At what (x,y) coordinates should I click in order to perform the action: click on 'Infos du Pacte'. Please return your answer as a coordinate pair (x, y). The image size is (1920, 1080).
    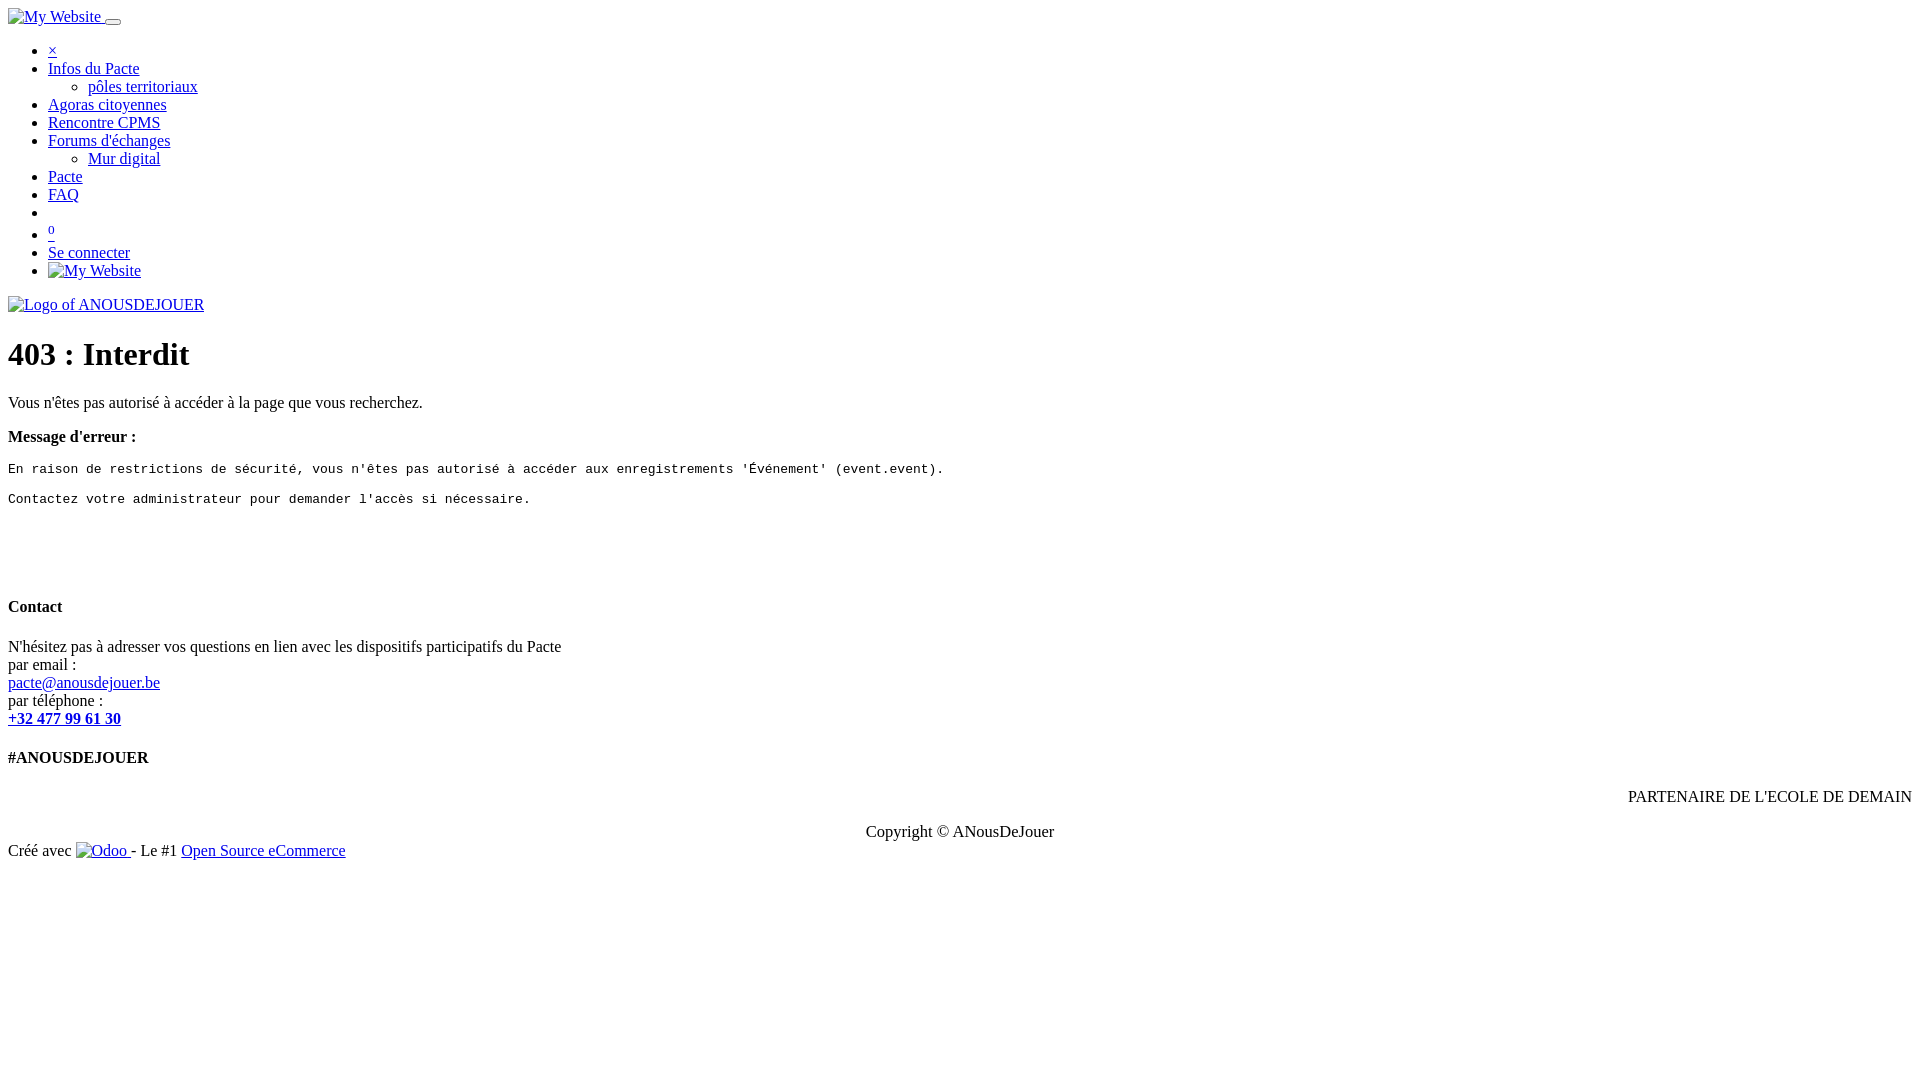
    Looking at the image, I should click on (93, 67).